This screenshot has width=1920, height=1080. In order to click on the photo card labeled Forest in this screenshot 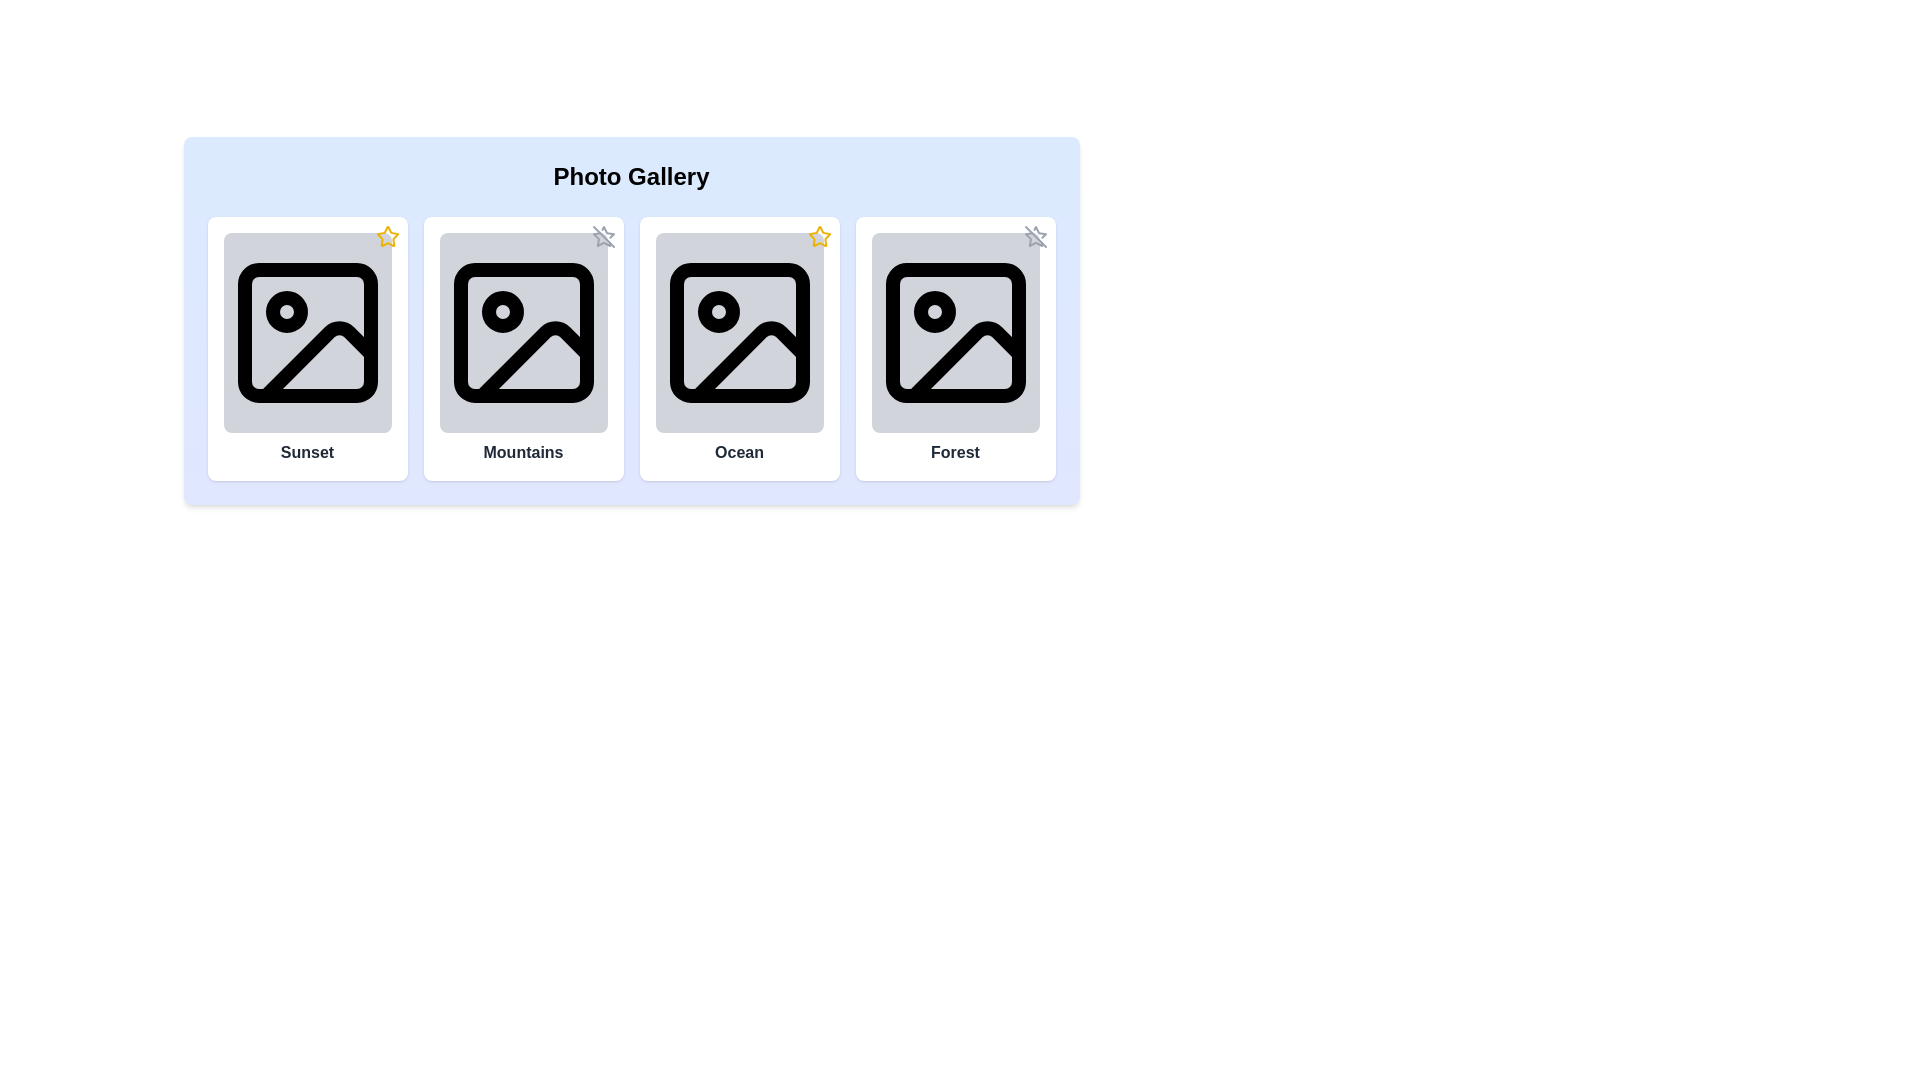, I will do `click(954, 347)`.